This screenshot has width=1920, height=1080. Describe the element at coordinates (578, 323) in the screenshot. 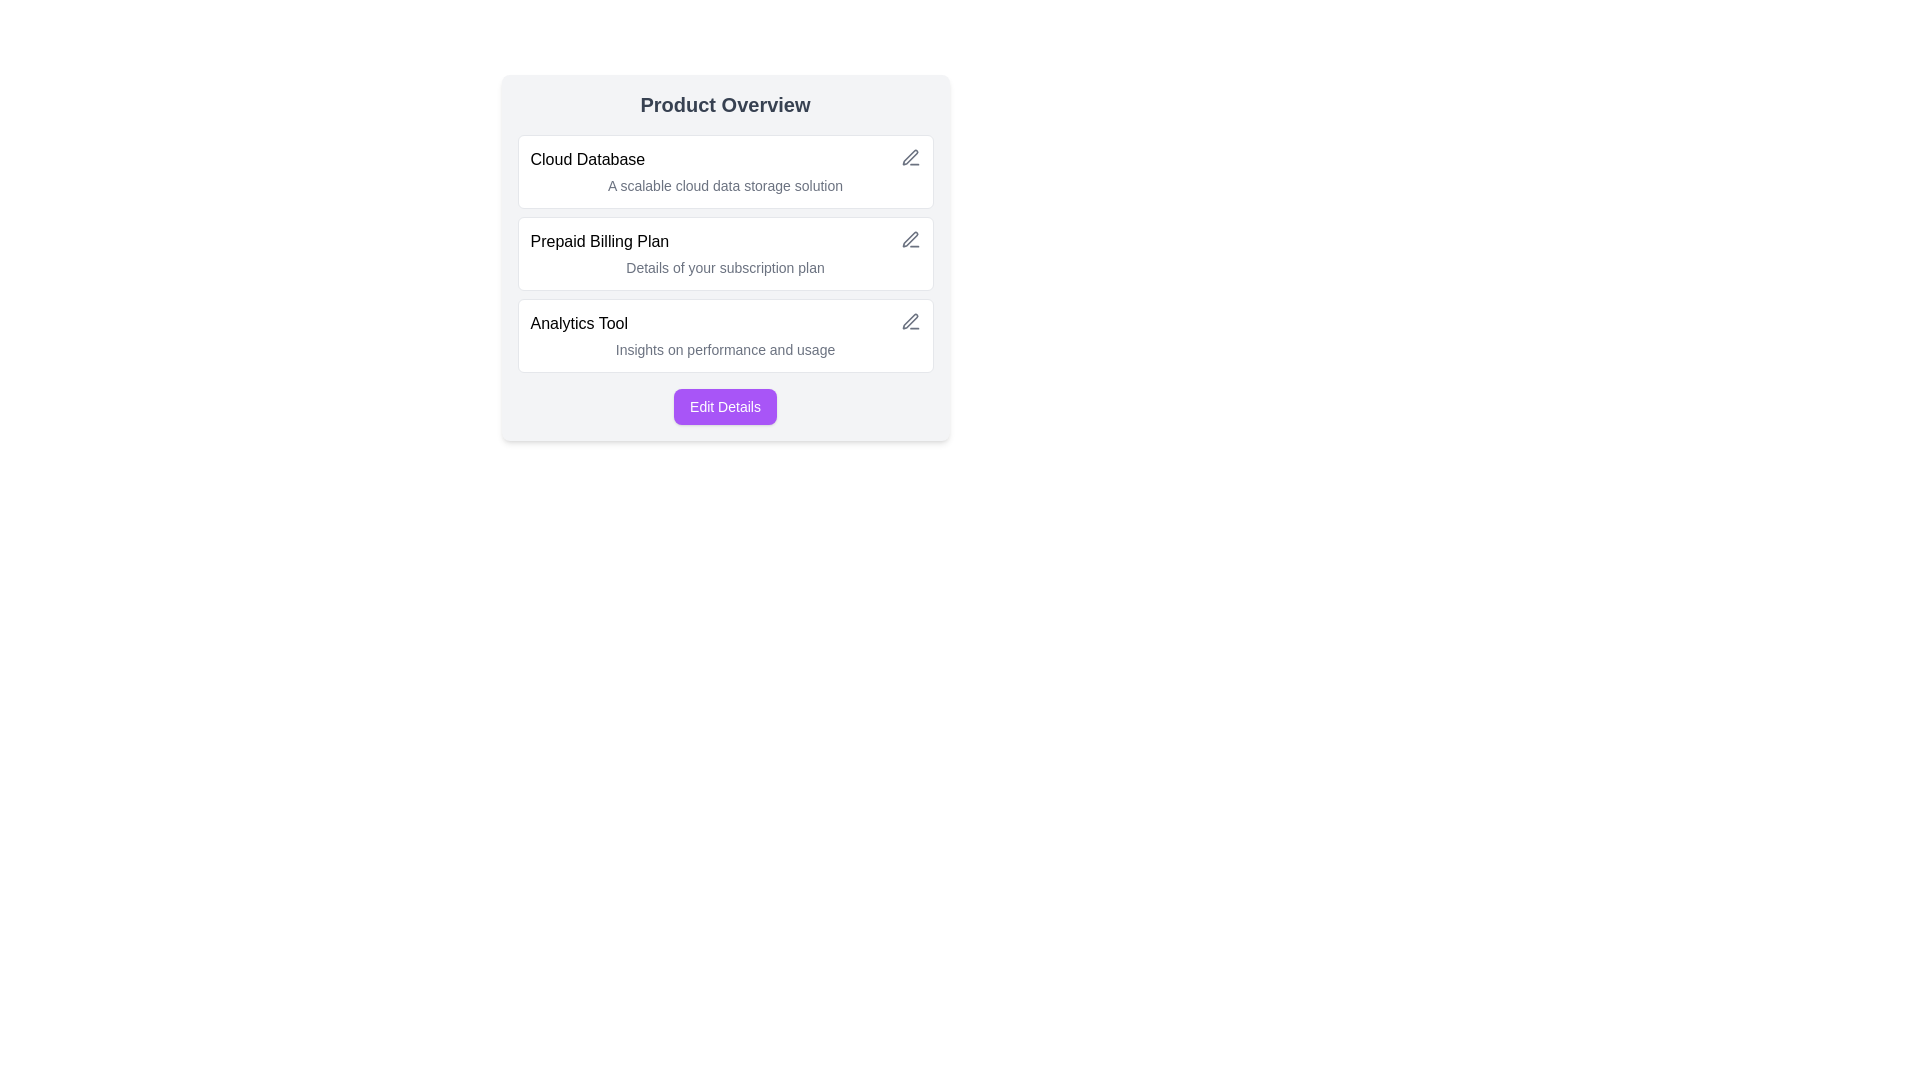

I see `the static text label that provides a description for a feature or tool in the 'Product Overview' section, positioned as the third item in the list` at that location.